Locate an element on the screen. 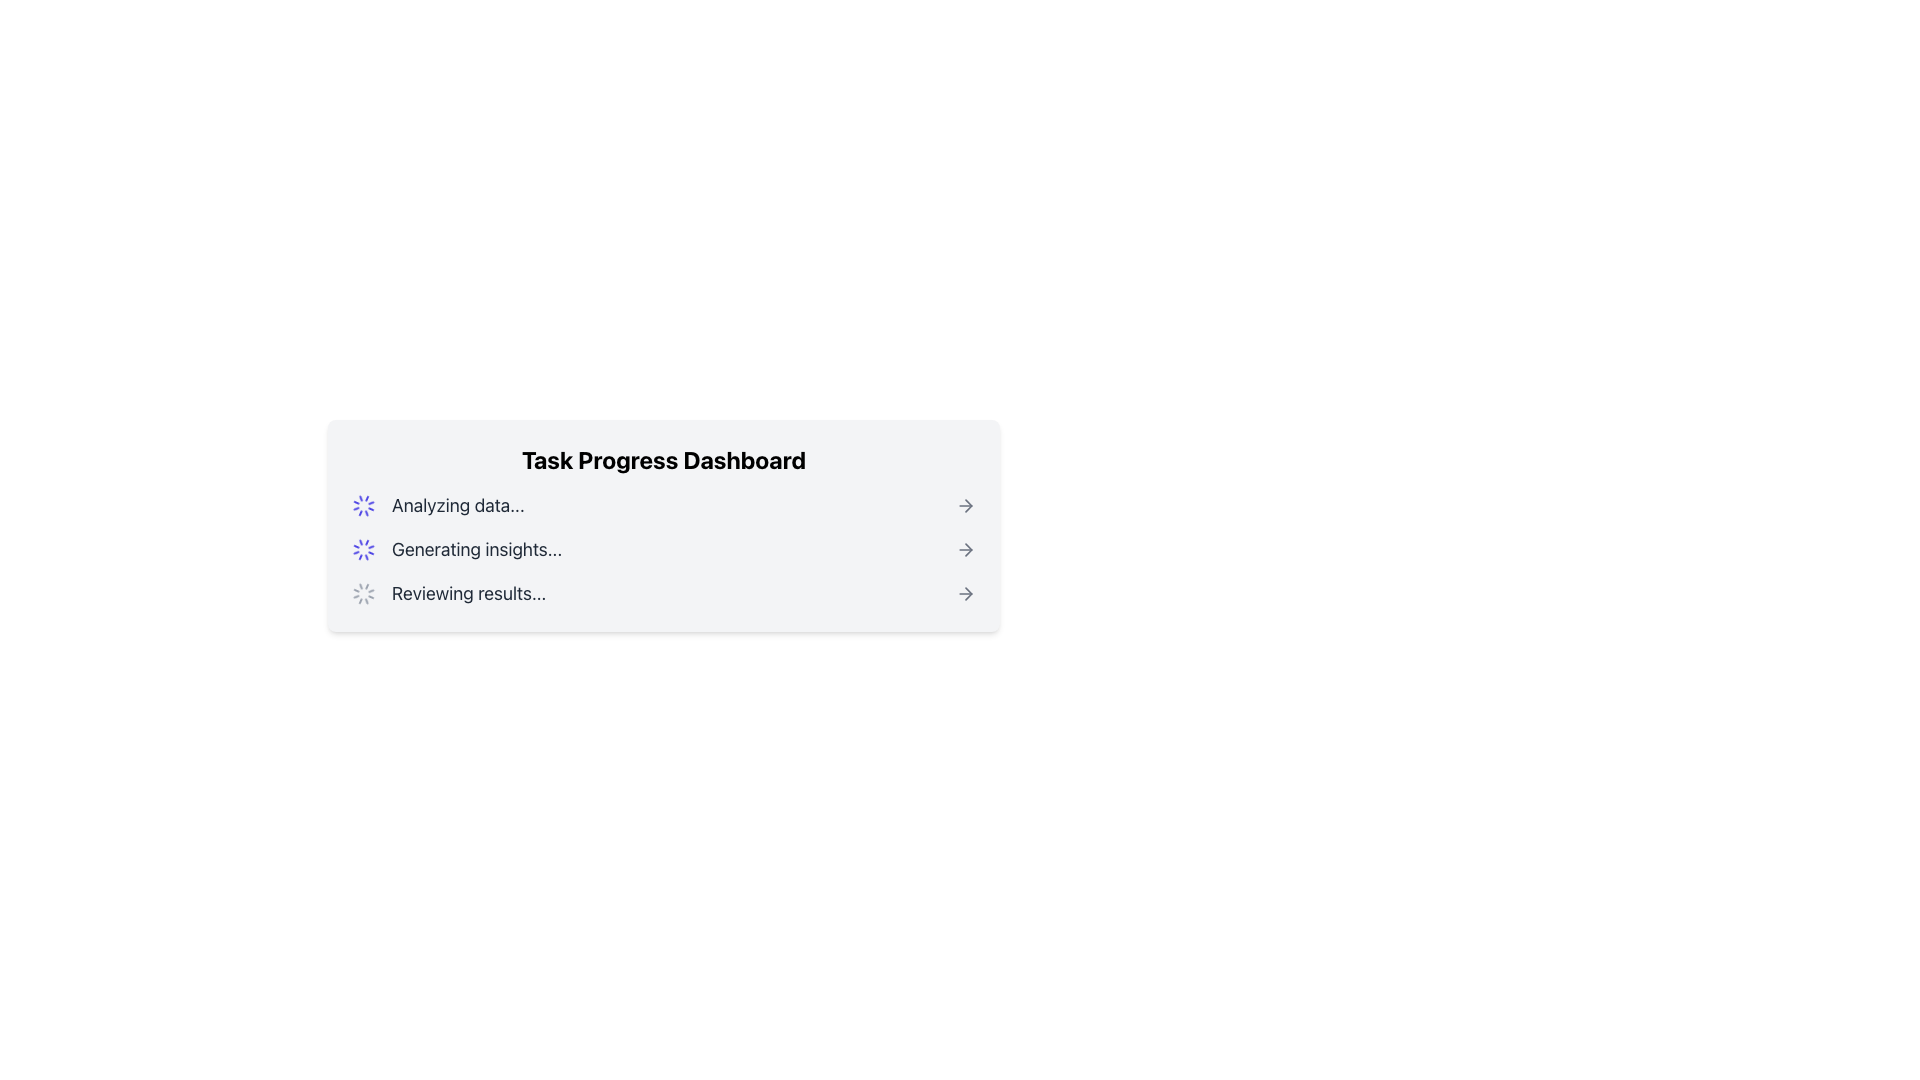  the loader icon with a spinning animation, styled in blue-indigo, located to the left of the text 'Generating insights...' under the 'Task Progress Dashboard' section is located at coordinates (364, 550).